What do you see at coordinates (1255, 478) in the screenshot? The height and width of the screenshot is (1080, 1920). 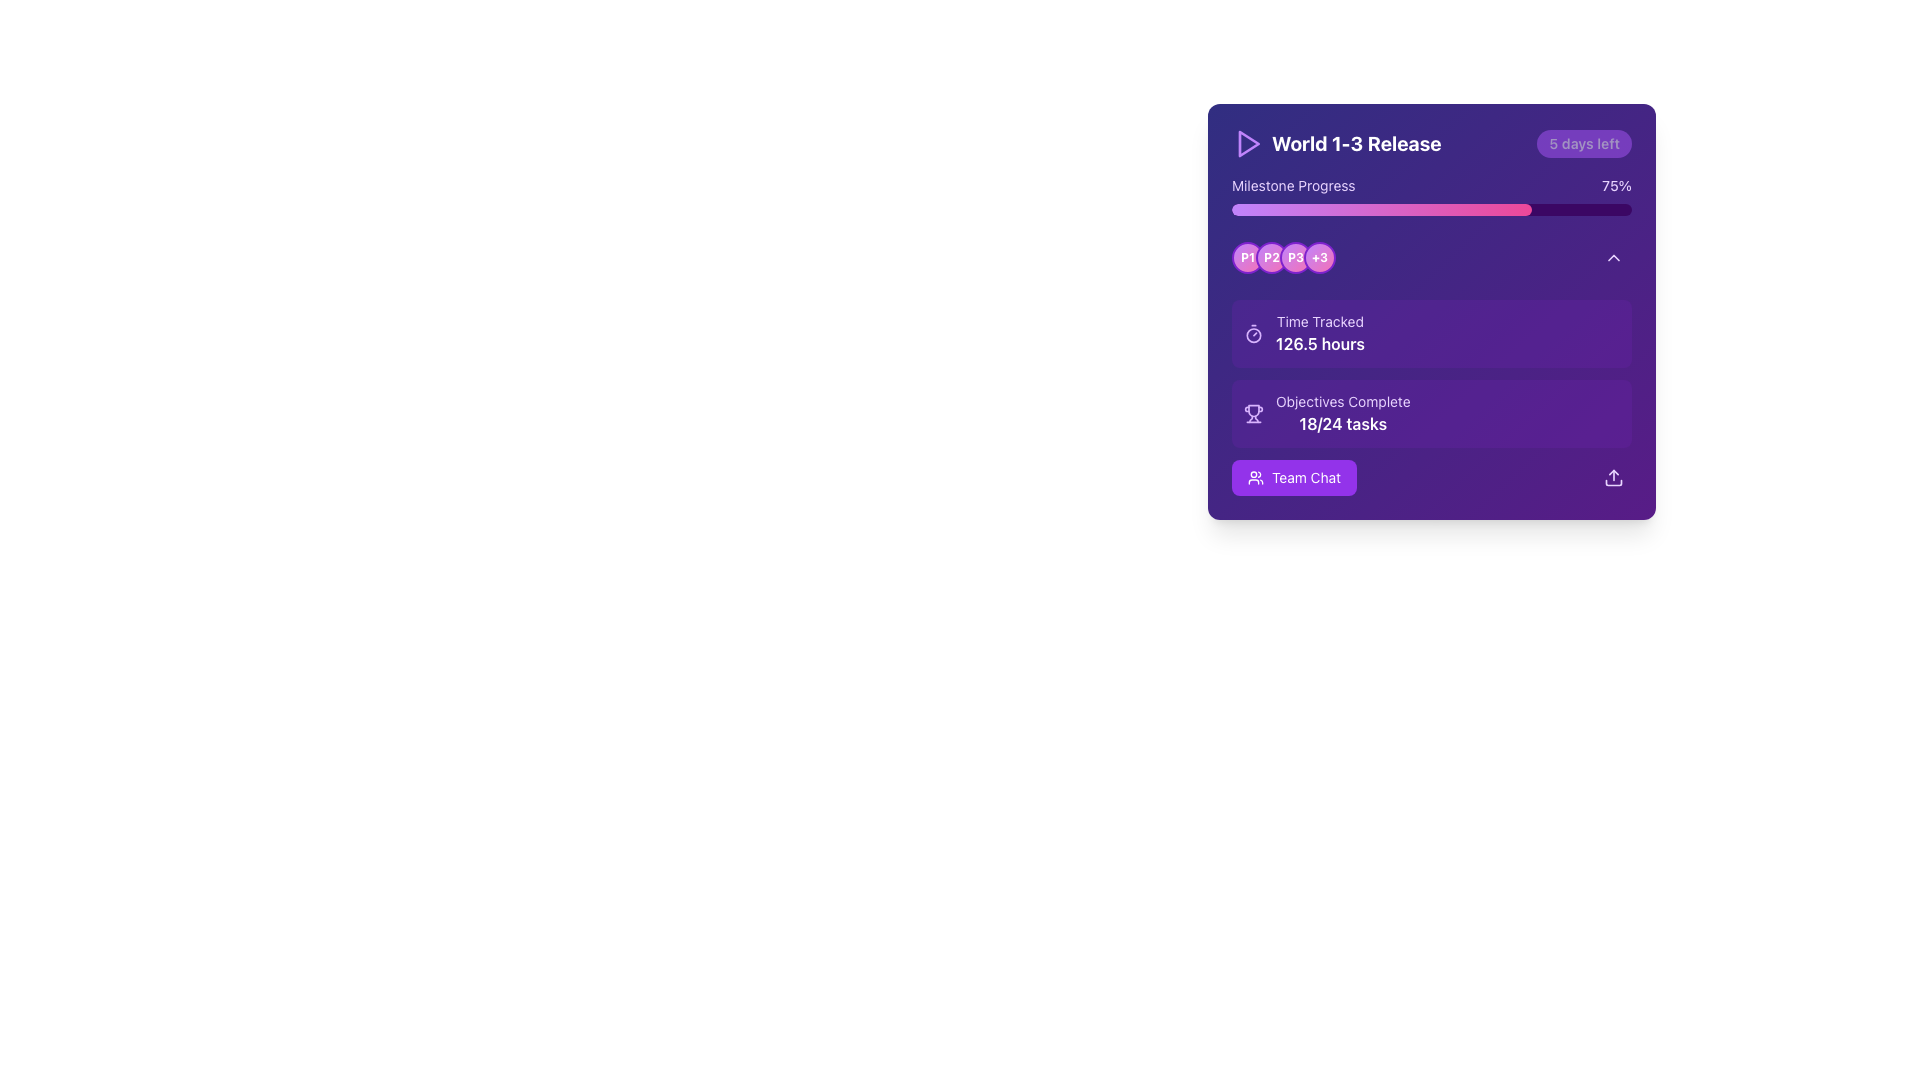 I see `the small icon styled as an outline representation of multiple users, located on the left side of the 'Team Chat' button, which is situated at the bottom of a purple card` at bounding box center [1255, 478].